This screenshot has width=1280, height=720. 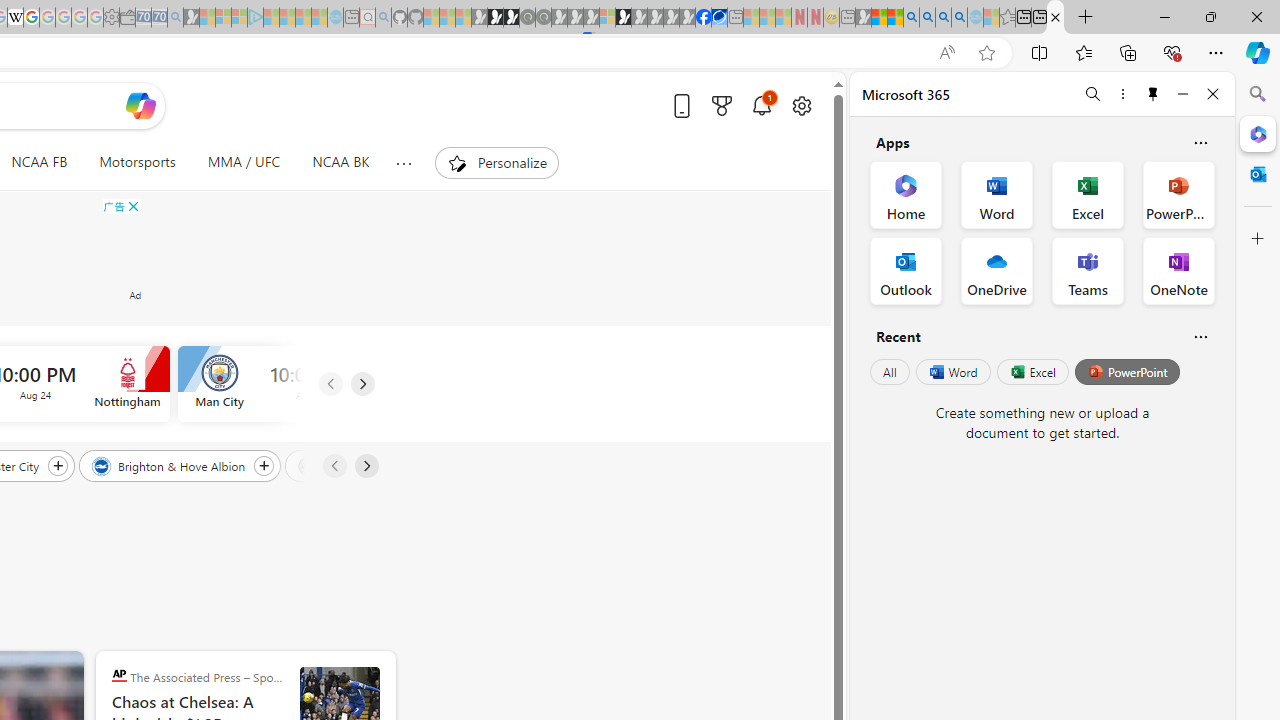 I want to click on 'Motorsports', so click(x=136, y=162).